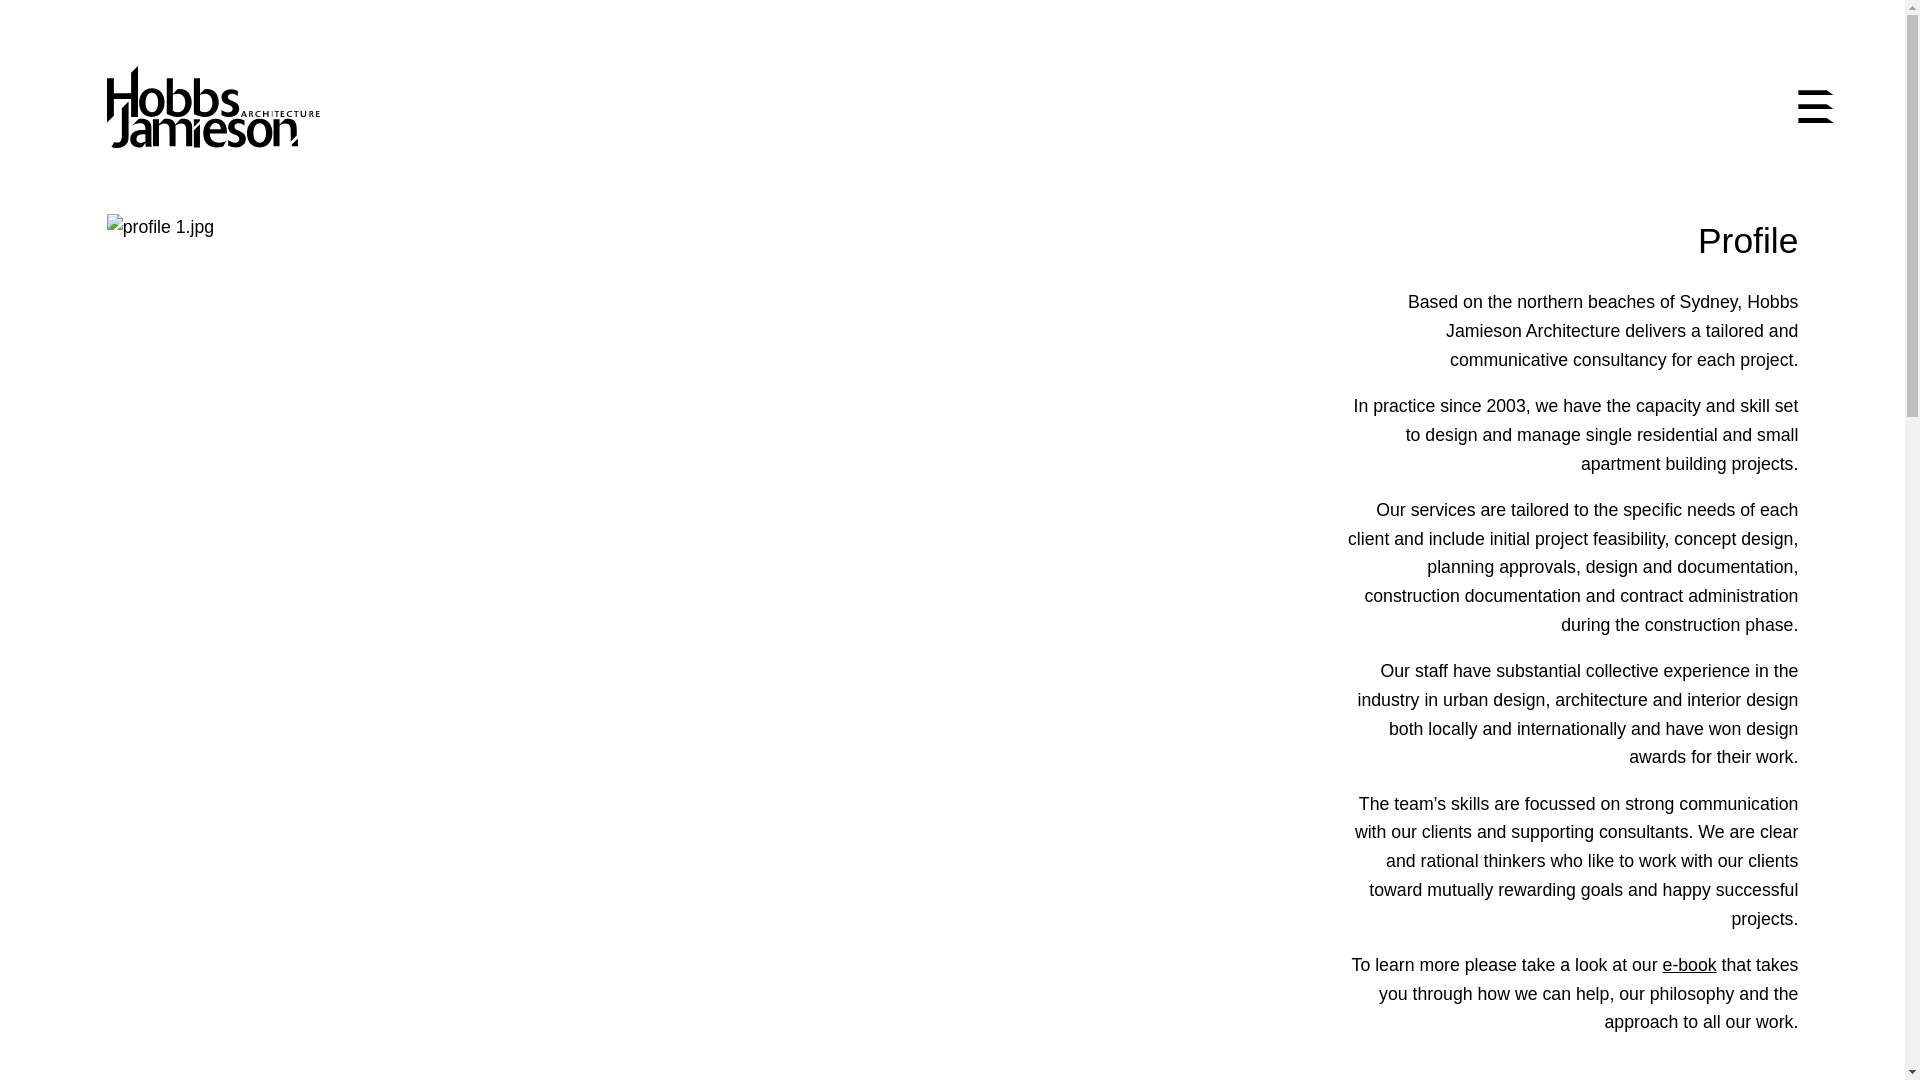  Describe the element at coordinates (1688, 963) in the screenshot. I see `'e-book'` at that location.